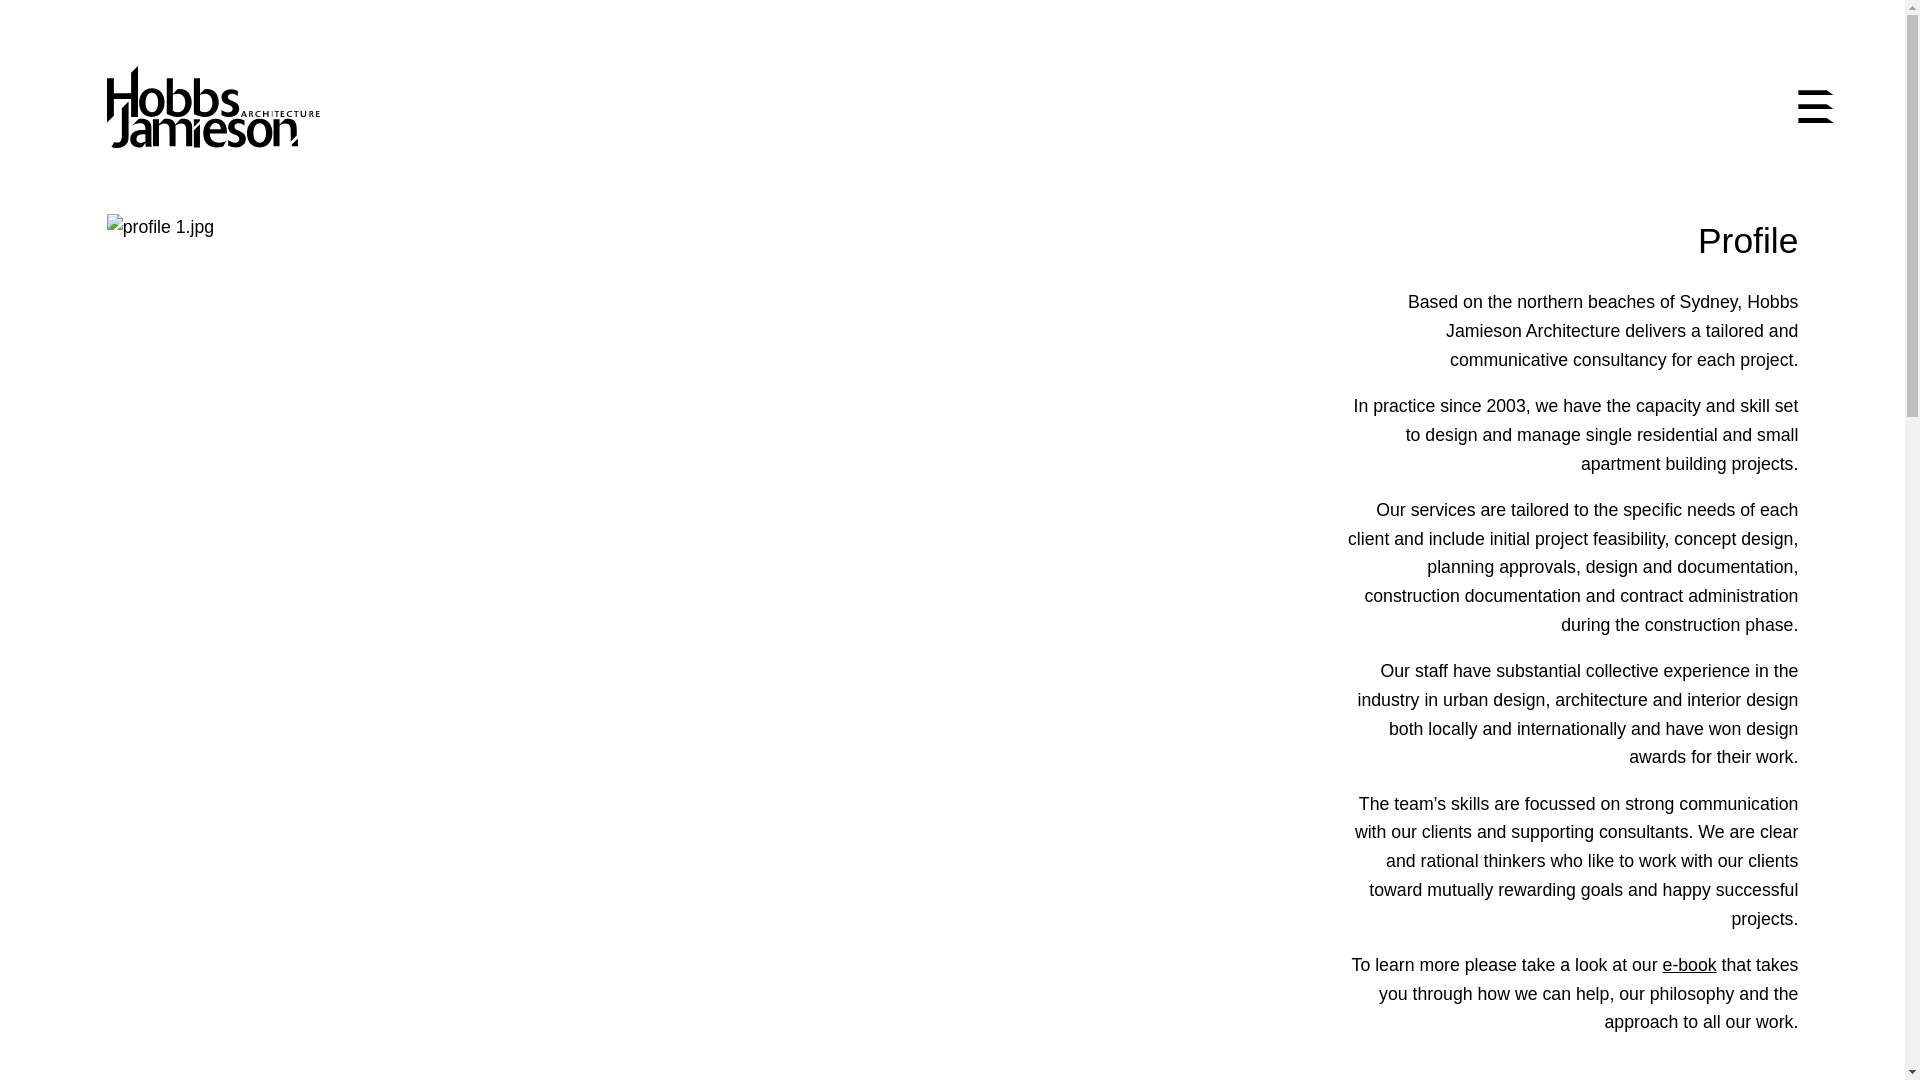  Describe the element at coordinates (1688, 963) in the screenshot. I see `'e-book'` at that location.